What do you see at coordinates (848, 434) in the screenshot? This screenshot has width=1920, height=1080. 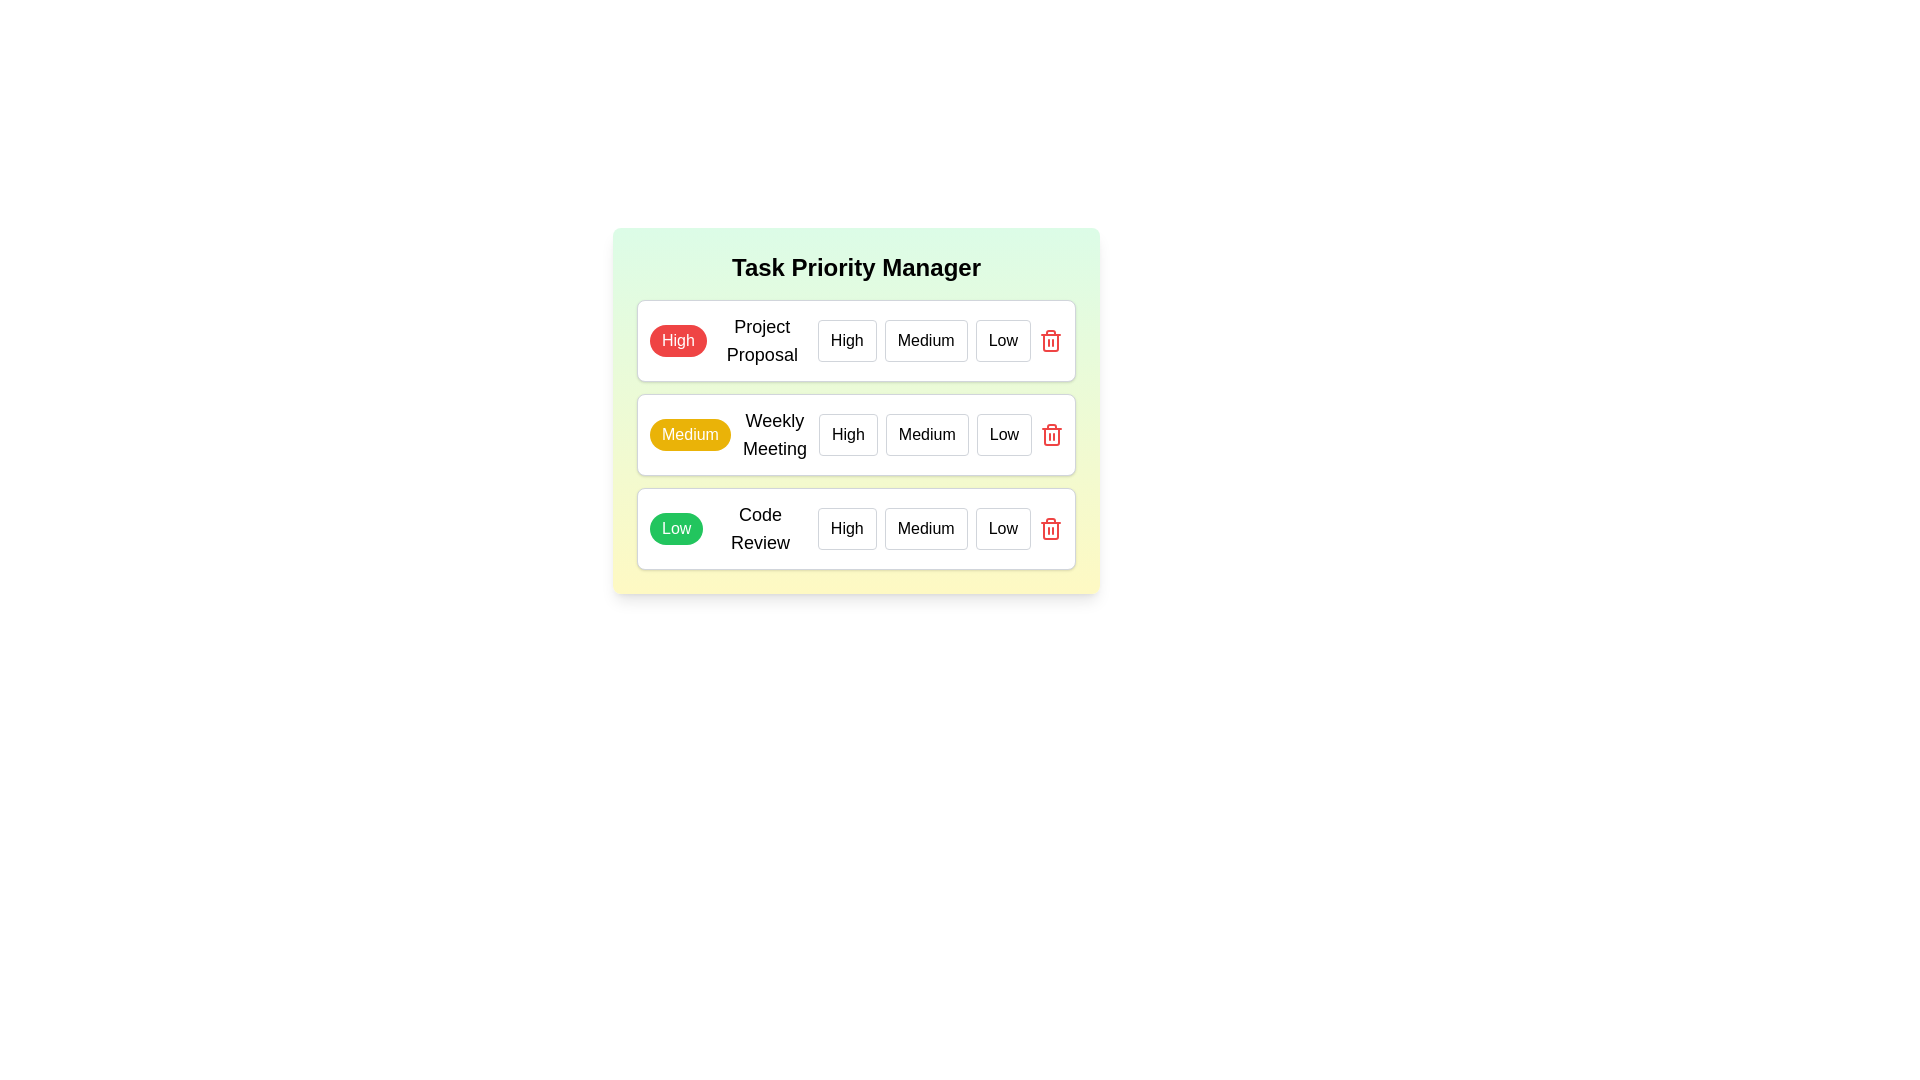 I see `the priority level High for the task Weekly Meeting` at bounding box center [848, 434].